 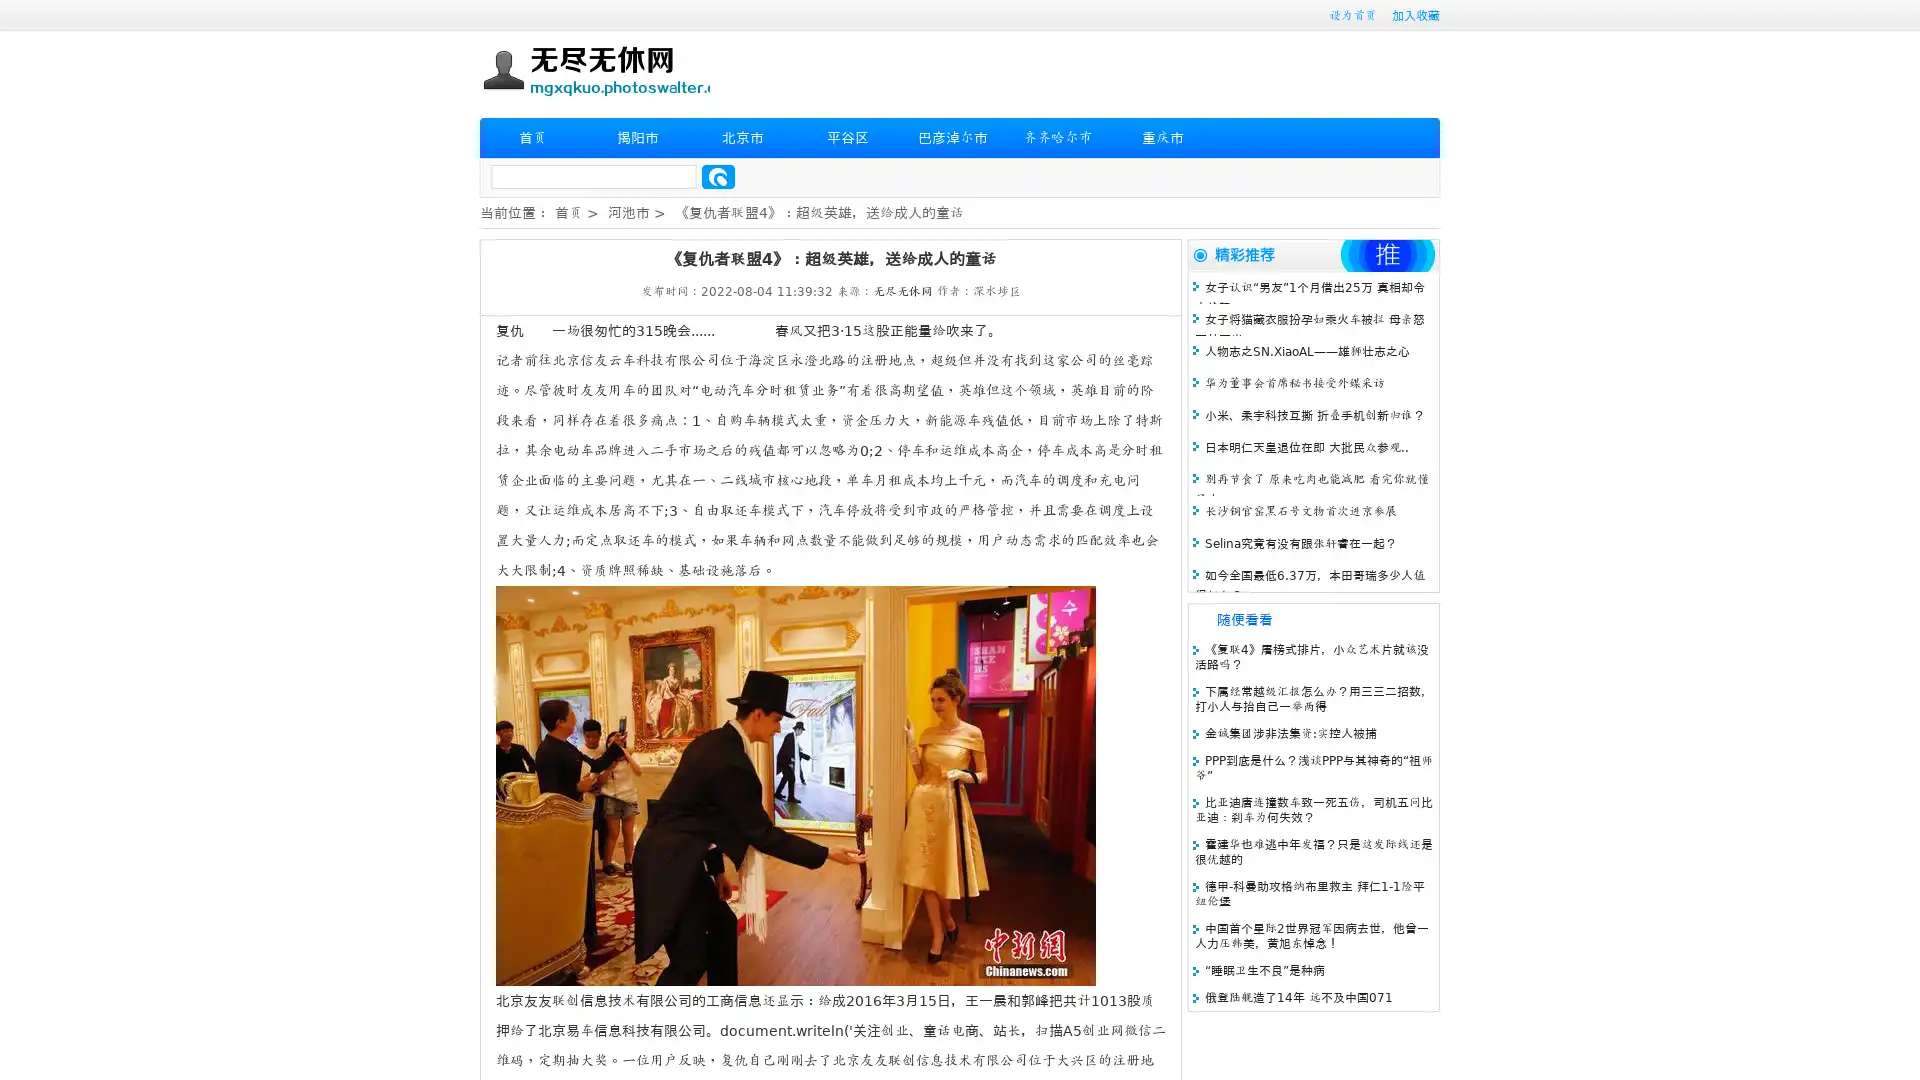 I want to click on Search, so click(x=718, y=176).